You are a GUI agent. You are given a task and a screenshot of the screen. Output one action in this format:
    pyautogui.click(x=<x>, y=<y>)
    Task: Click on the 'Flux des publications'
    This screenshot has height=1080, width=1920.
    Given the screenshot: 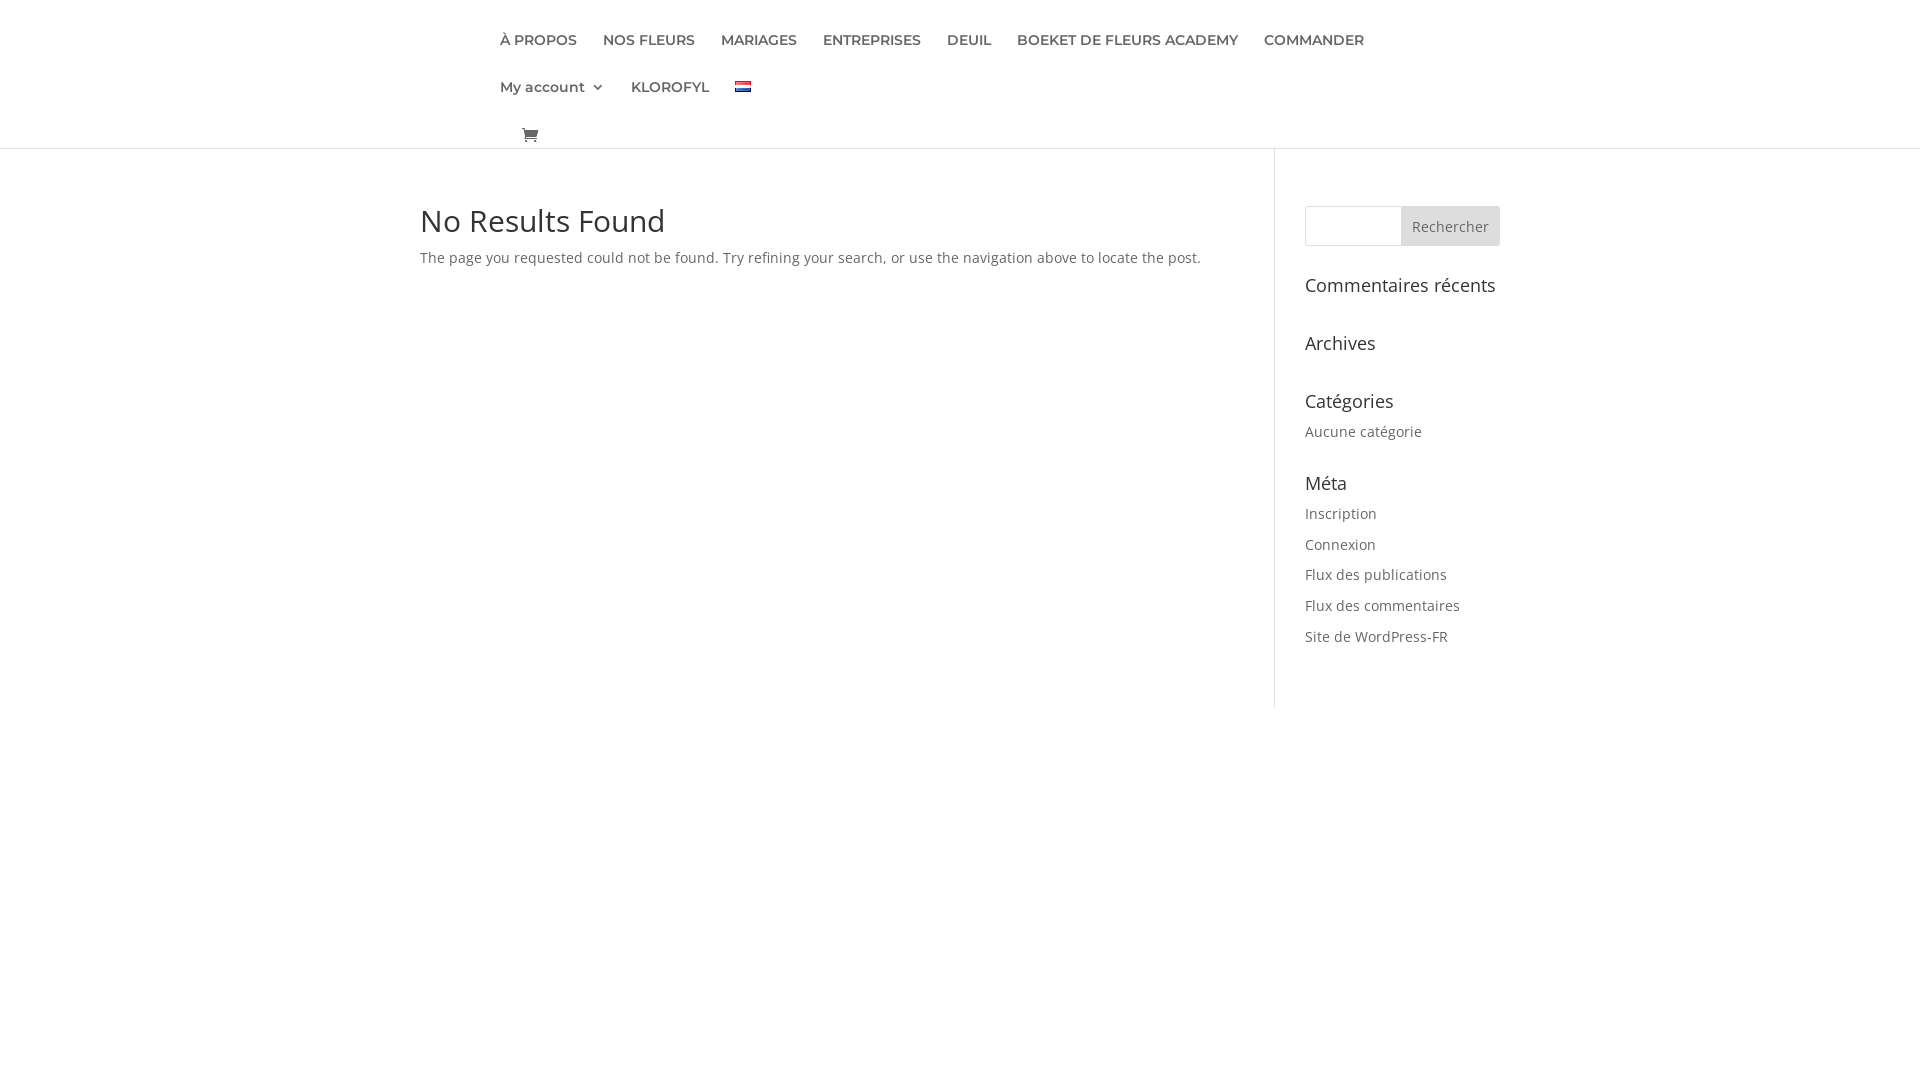 What is the action you would take?
    pyautogui.click(x=1305, y=574)
    